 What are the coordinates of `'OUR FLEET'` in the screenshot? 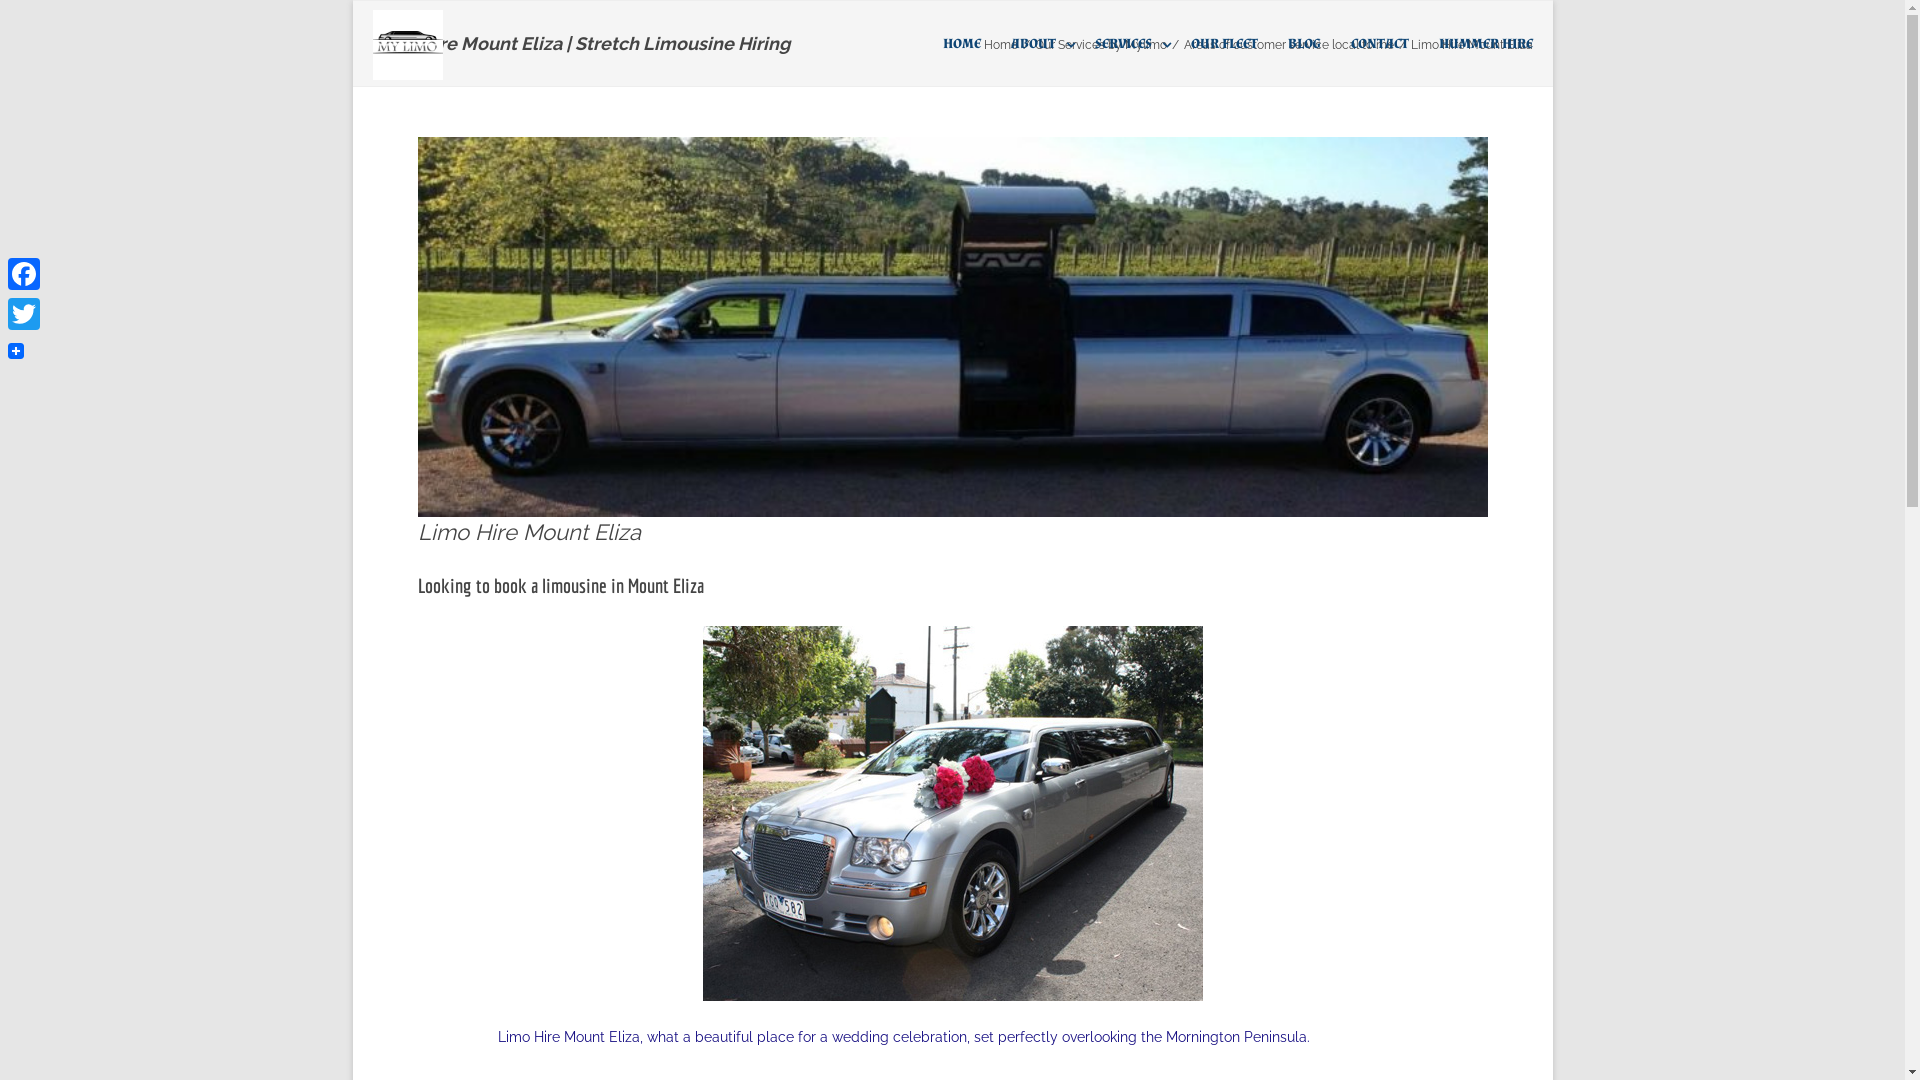 It's located at (1222, 43).